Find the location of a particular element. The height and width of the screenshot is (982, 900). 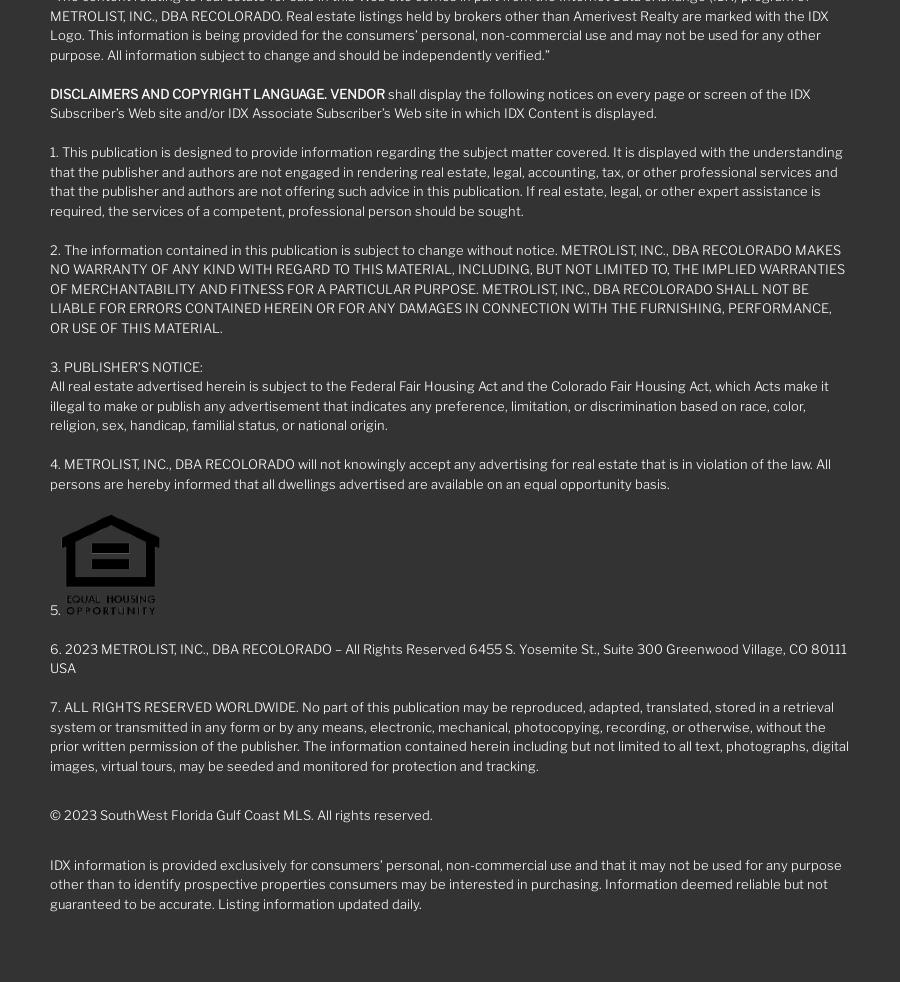

'shall display the following notices on every page or screen of the IDX Subscriber’s Web site and/or IDX Associate Subscriber’s Web site in which IDX Content is displayed.' is located at coordinates (430, 102).